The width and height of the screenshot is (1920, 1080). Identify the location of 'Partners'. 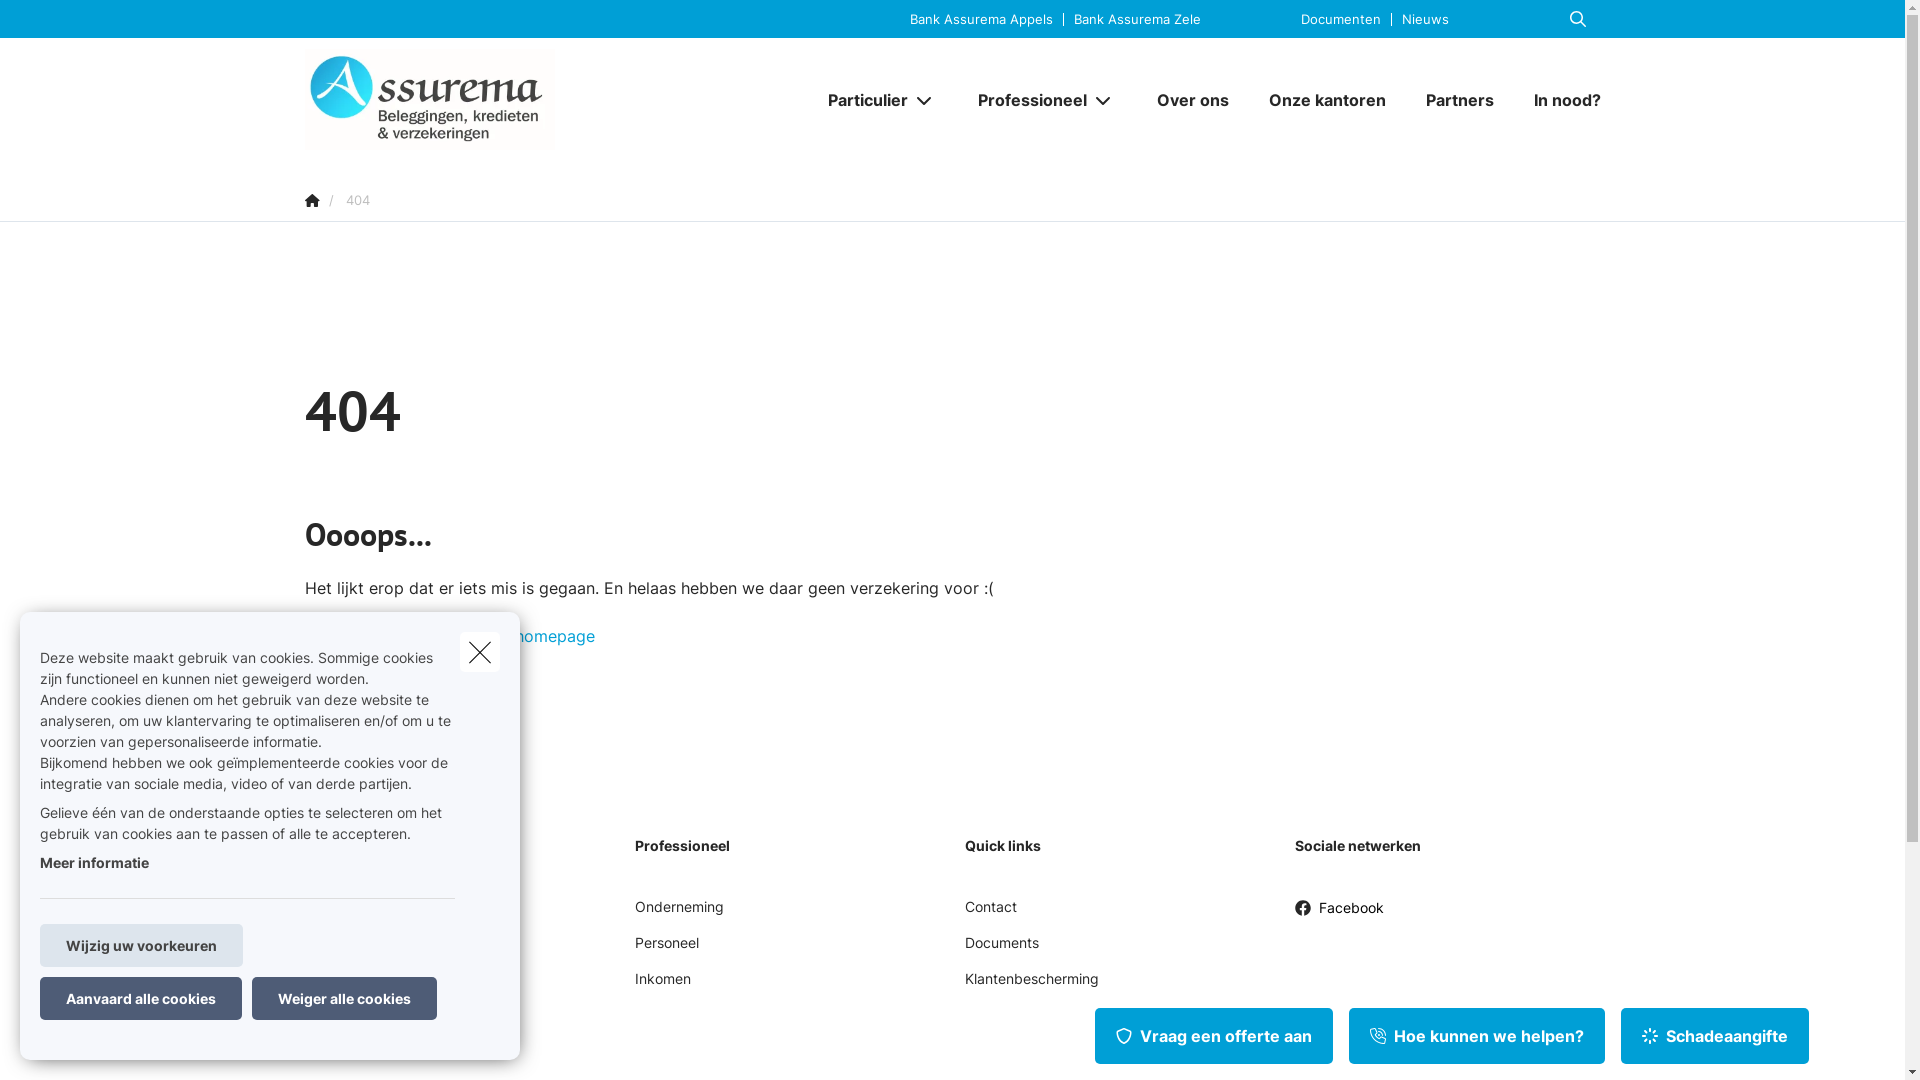
(1459, 100).